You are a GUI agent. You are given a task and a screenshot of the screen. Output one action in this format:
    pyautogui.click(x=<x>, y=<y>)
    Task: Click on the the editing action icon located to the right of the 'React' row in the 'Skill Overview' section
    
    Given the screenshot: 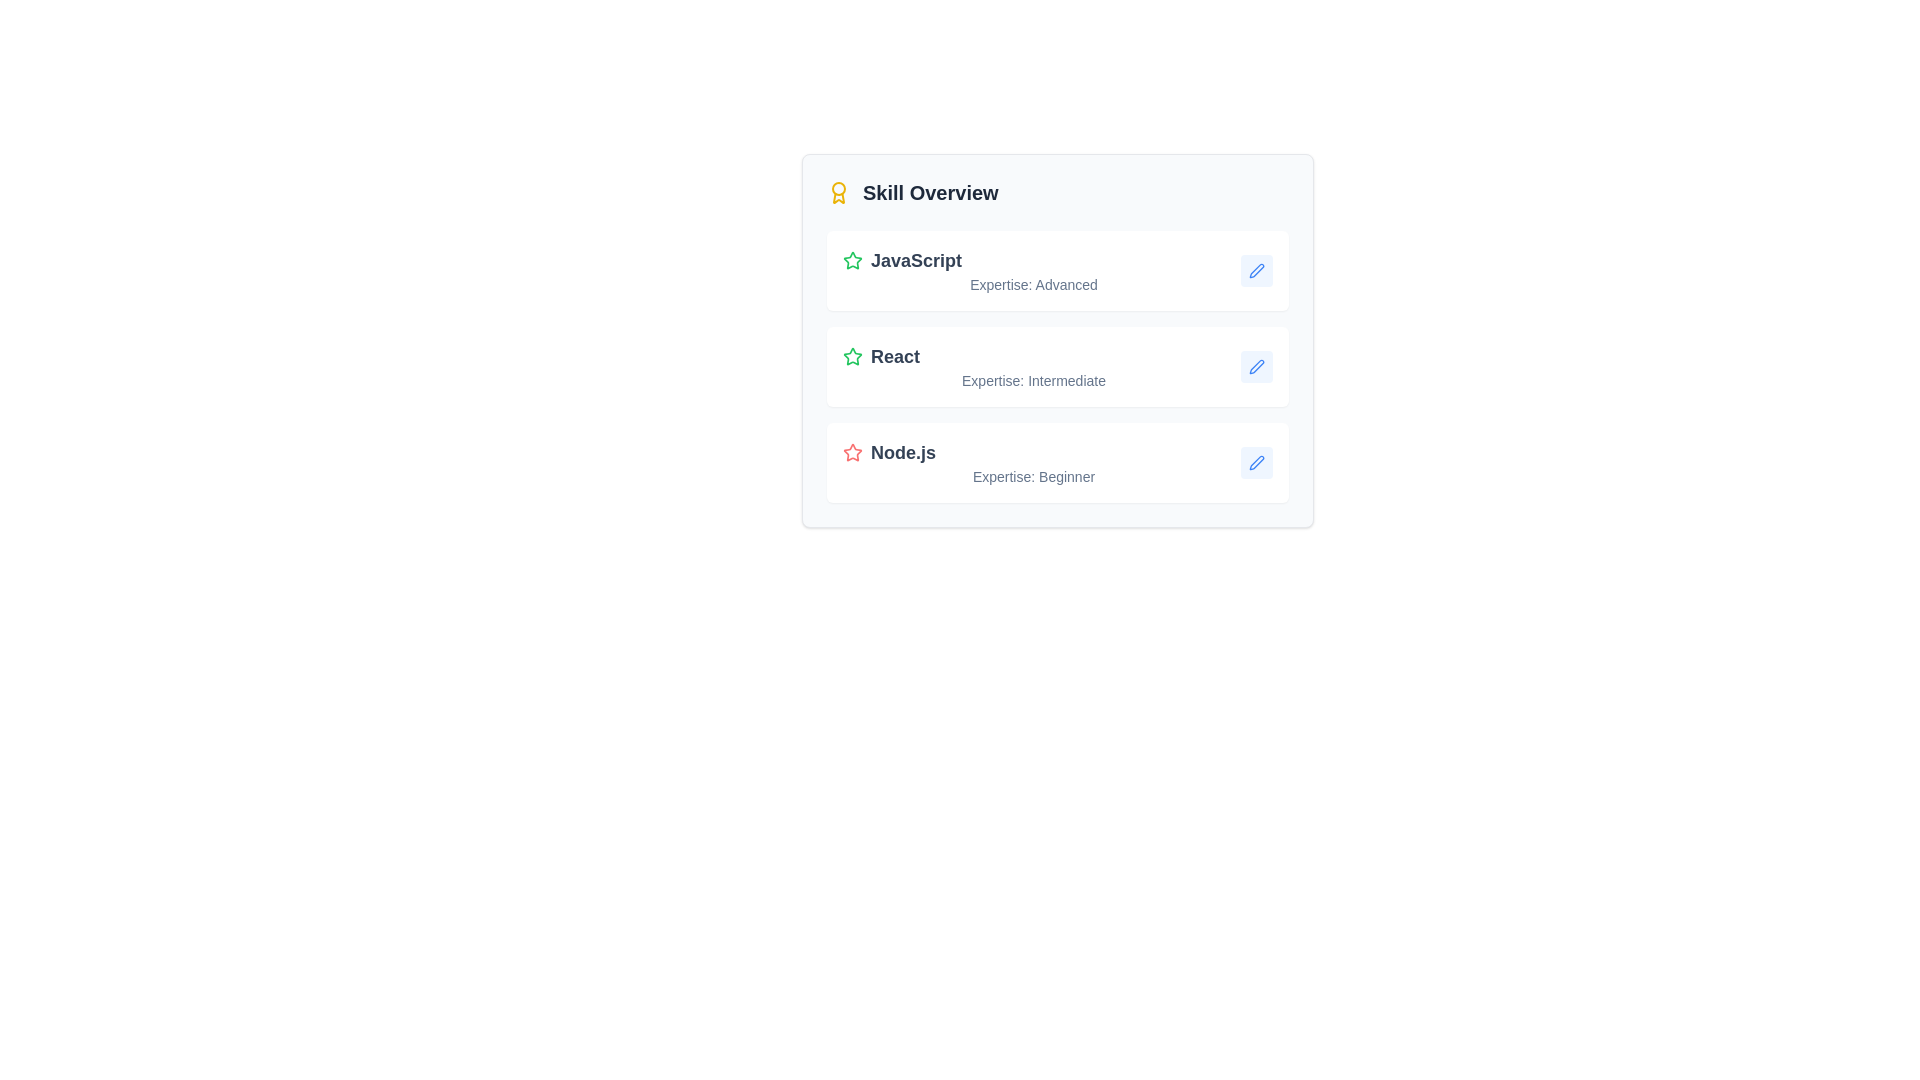 What is the action you would take?
    pyautogui.click(x=1256, y=366)
    